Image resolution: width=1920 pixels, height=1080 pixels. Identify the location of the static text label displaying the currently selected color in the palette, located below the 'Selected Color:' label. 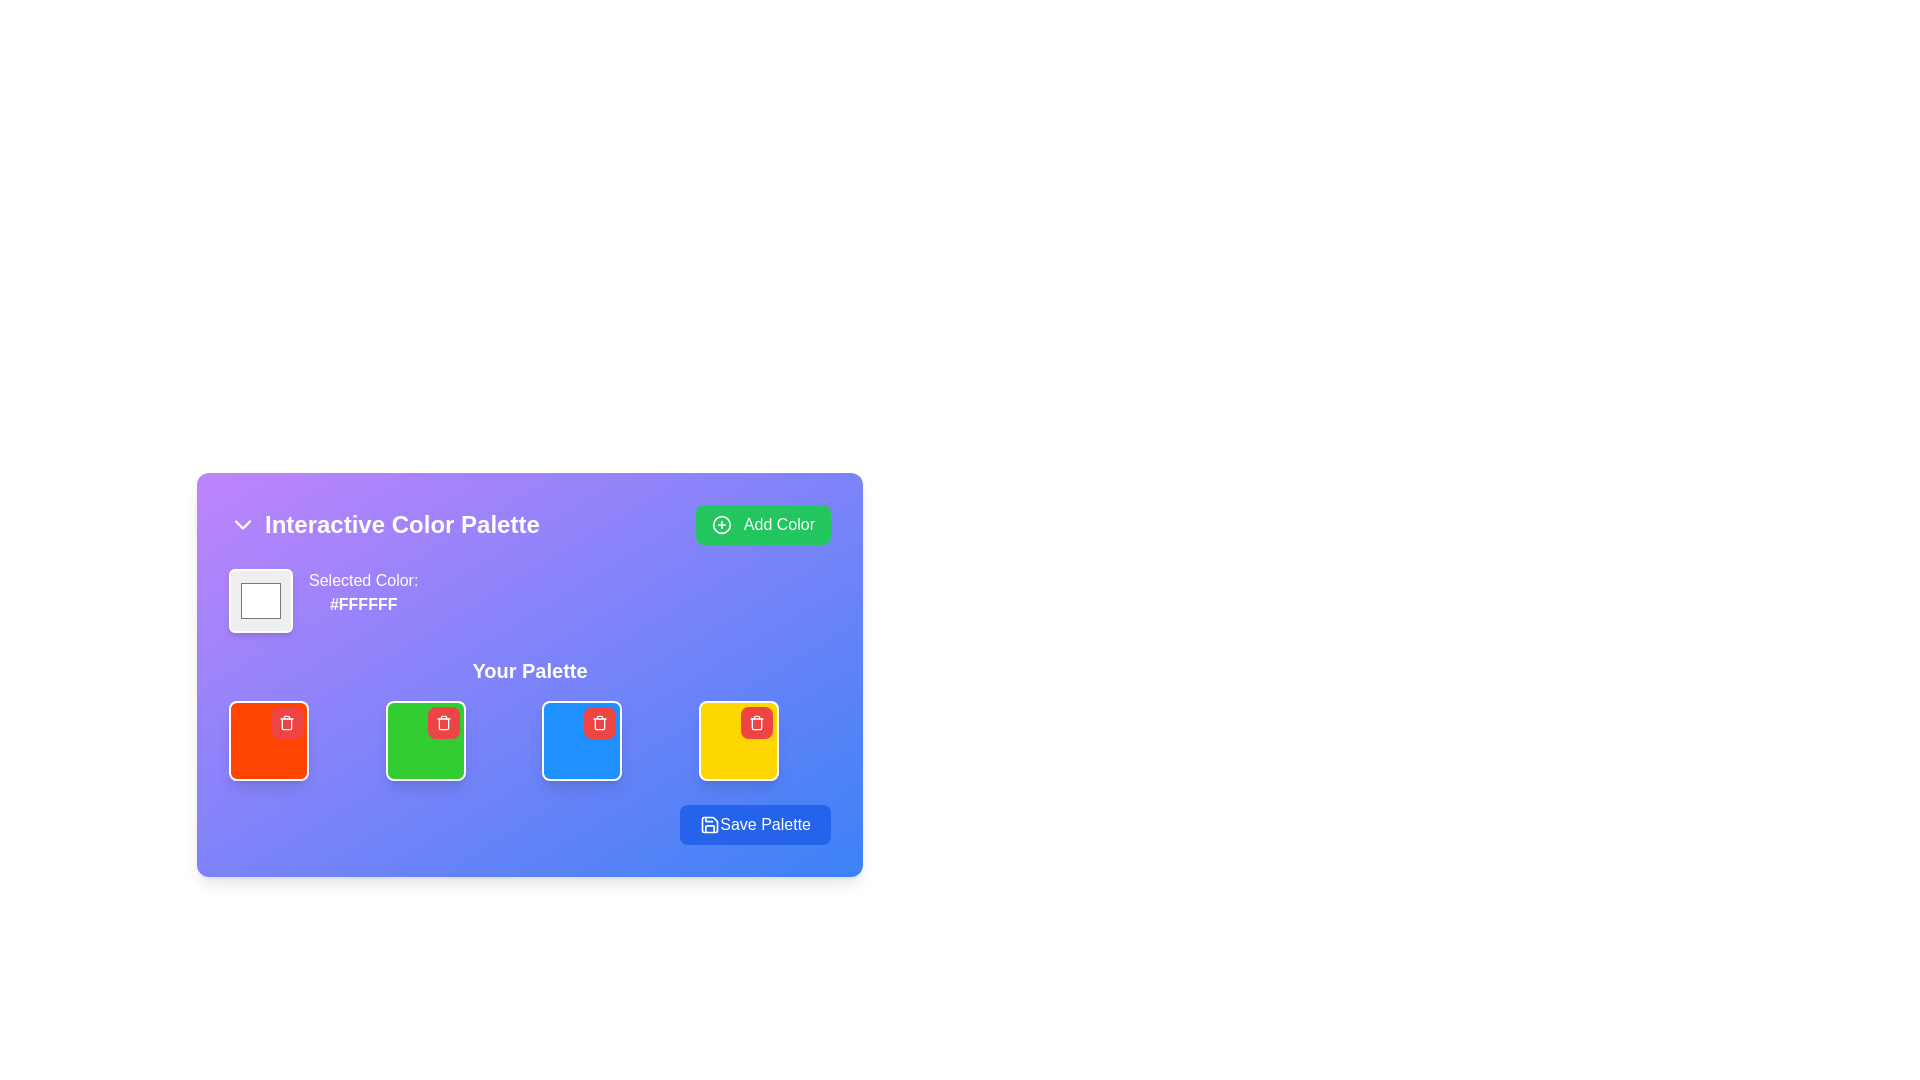
(363, 604).